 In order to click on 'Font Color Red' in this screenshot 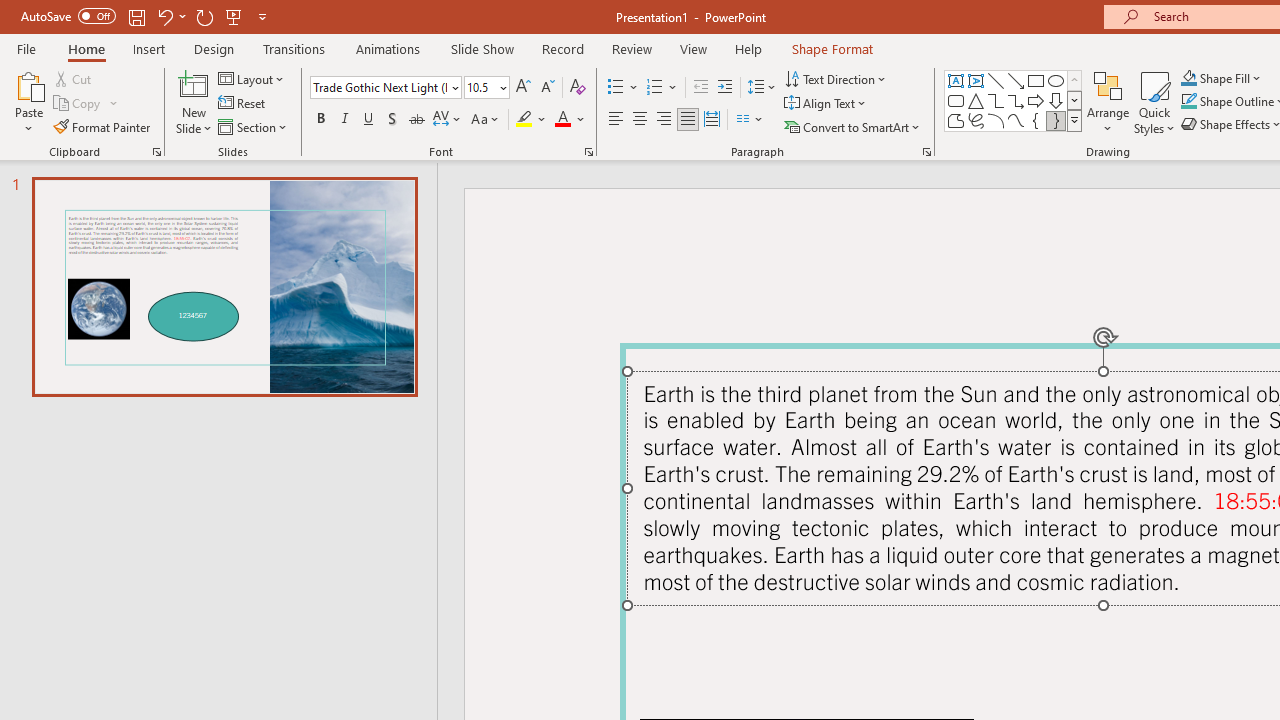, I will do `click(561, 119)`.